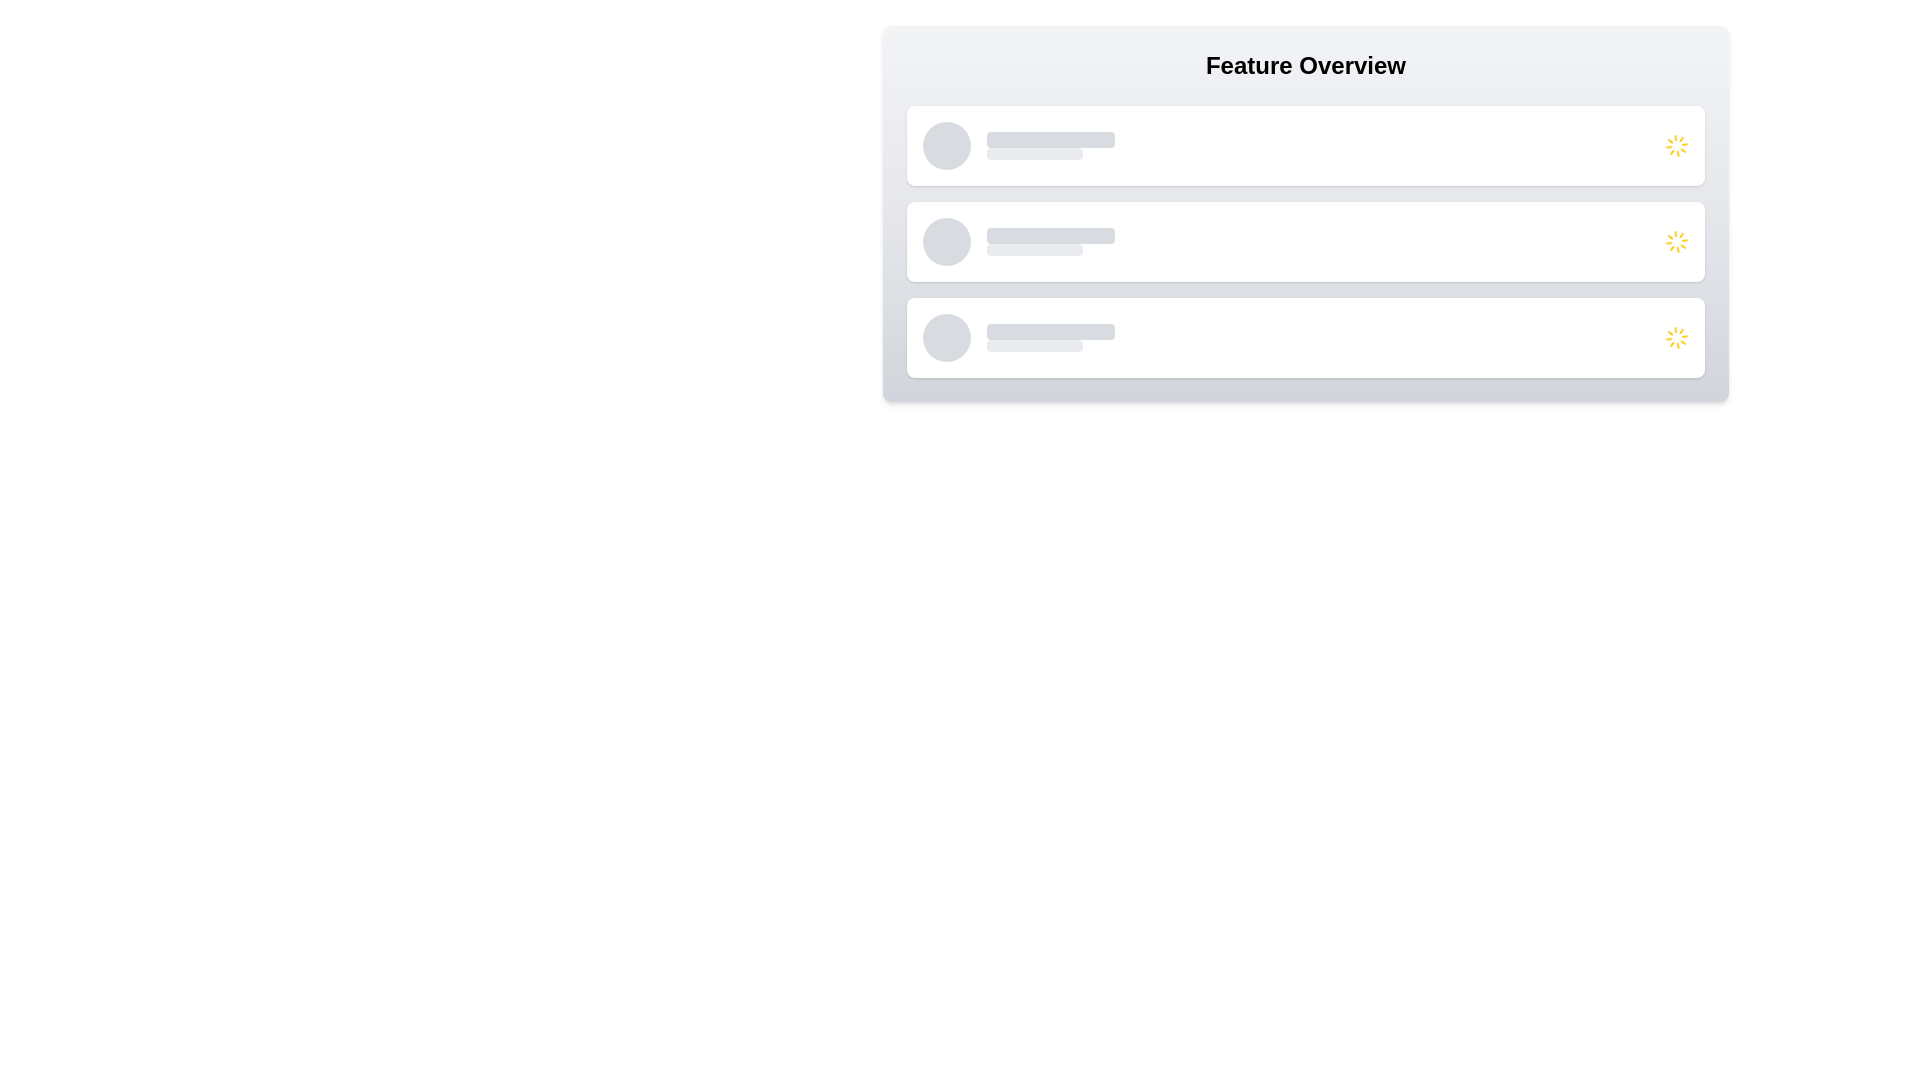 Image resolution: width=1920 pixels, height=1080 pixels. I want to click on the spinning animation of the yellow circular loader icon located in the second list item of the vertical list within the 'Feature Overview' card, so click(1676, 241).